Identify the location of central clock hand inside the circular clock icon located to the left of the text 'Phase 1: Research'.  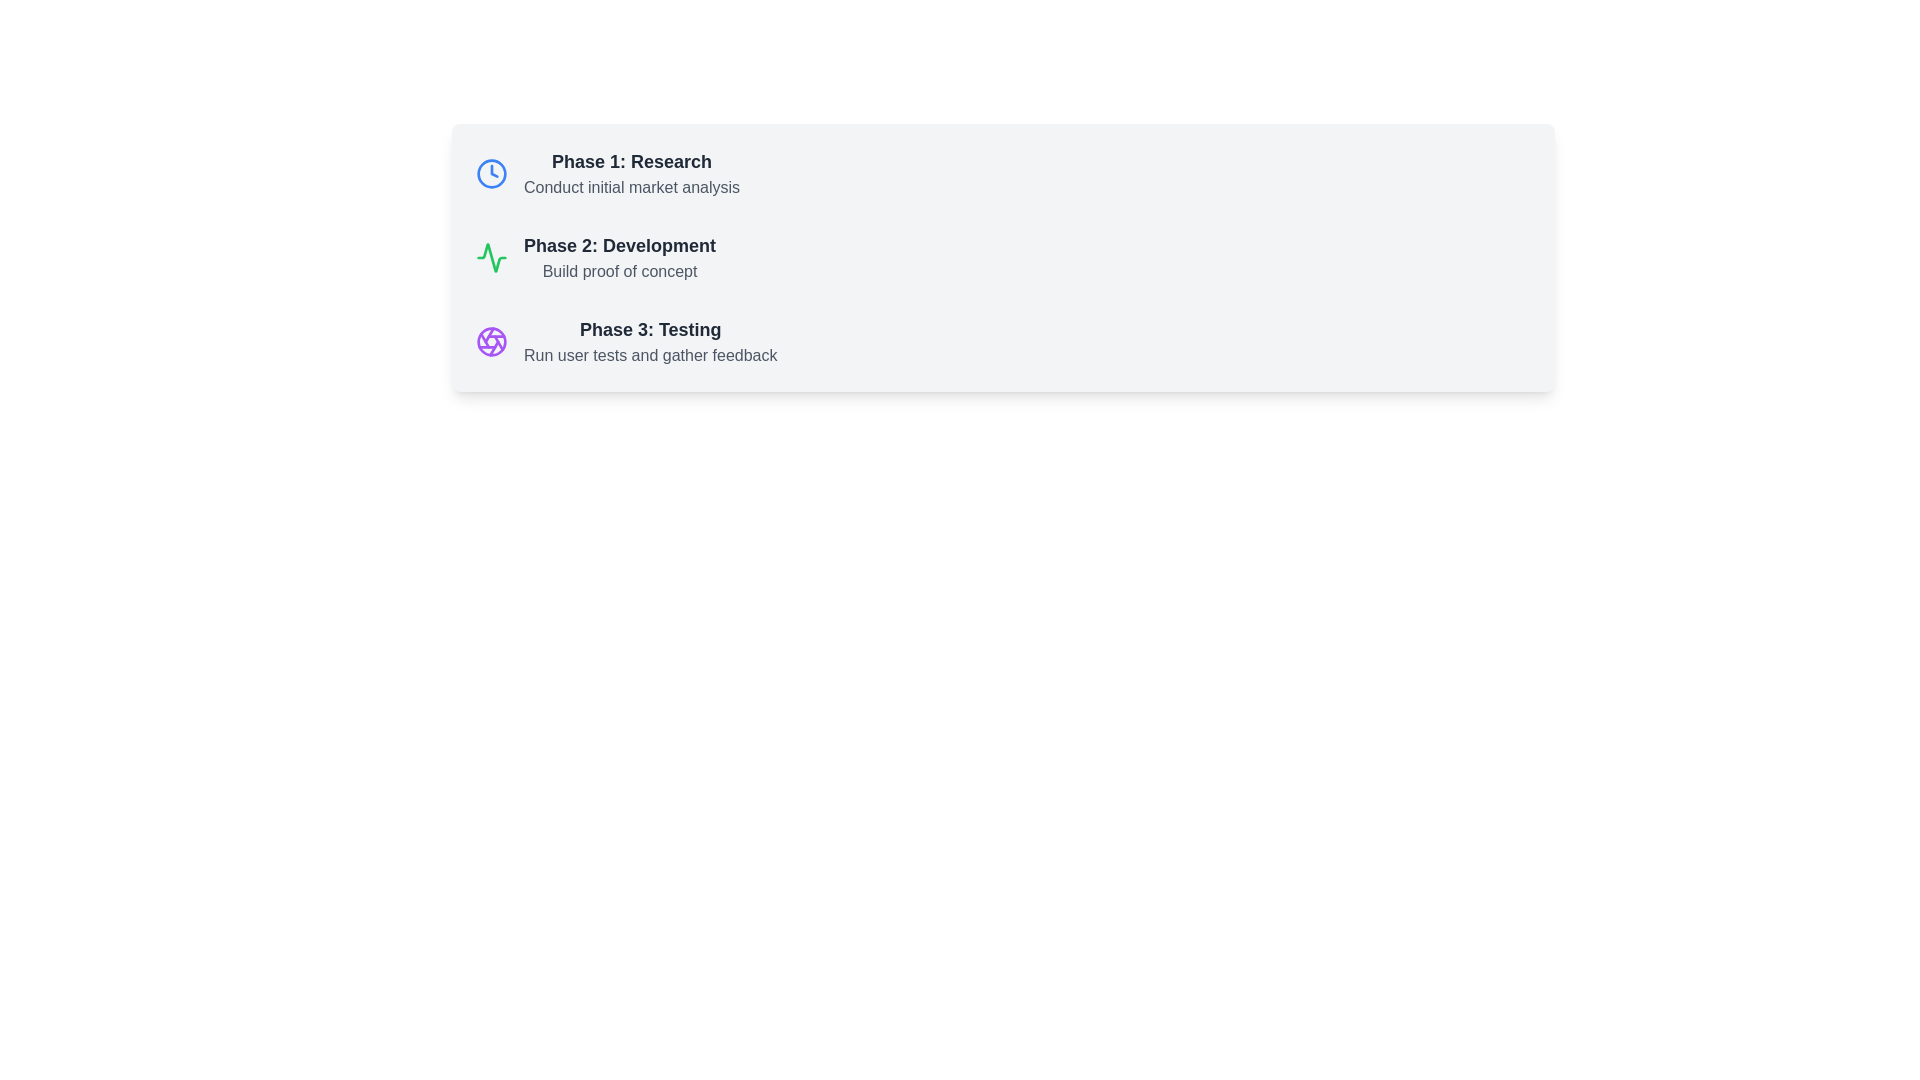
(494, 170).